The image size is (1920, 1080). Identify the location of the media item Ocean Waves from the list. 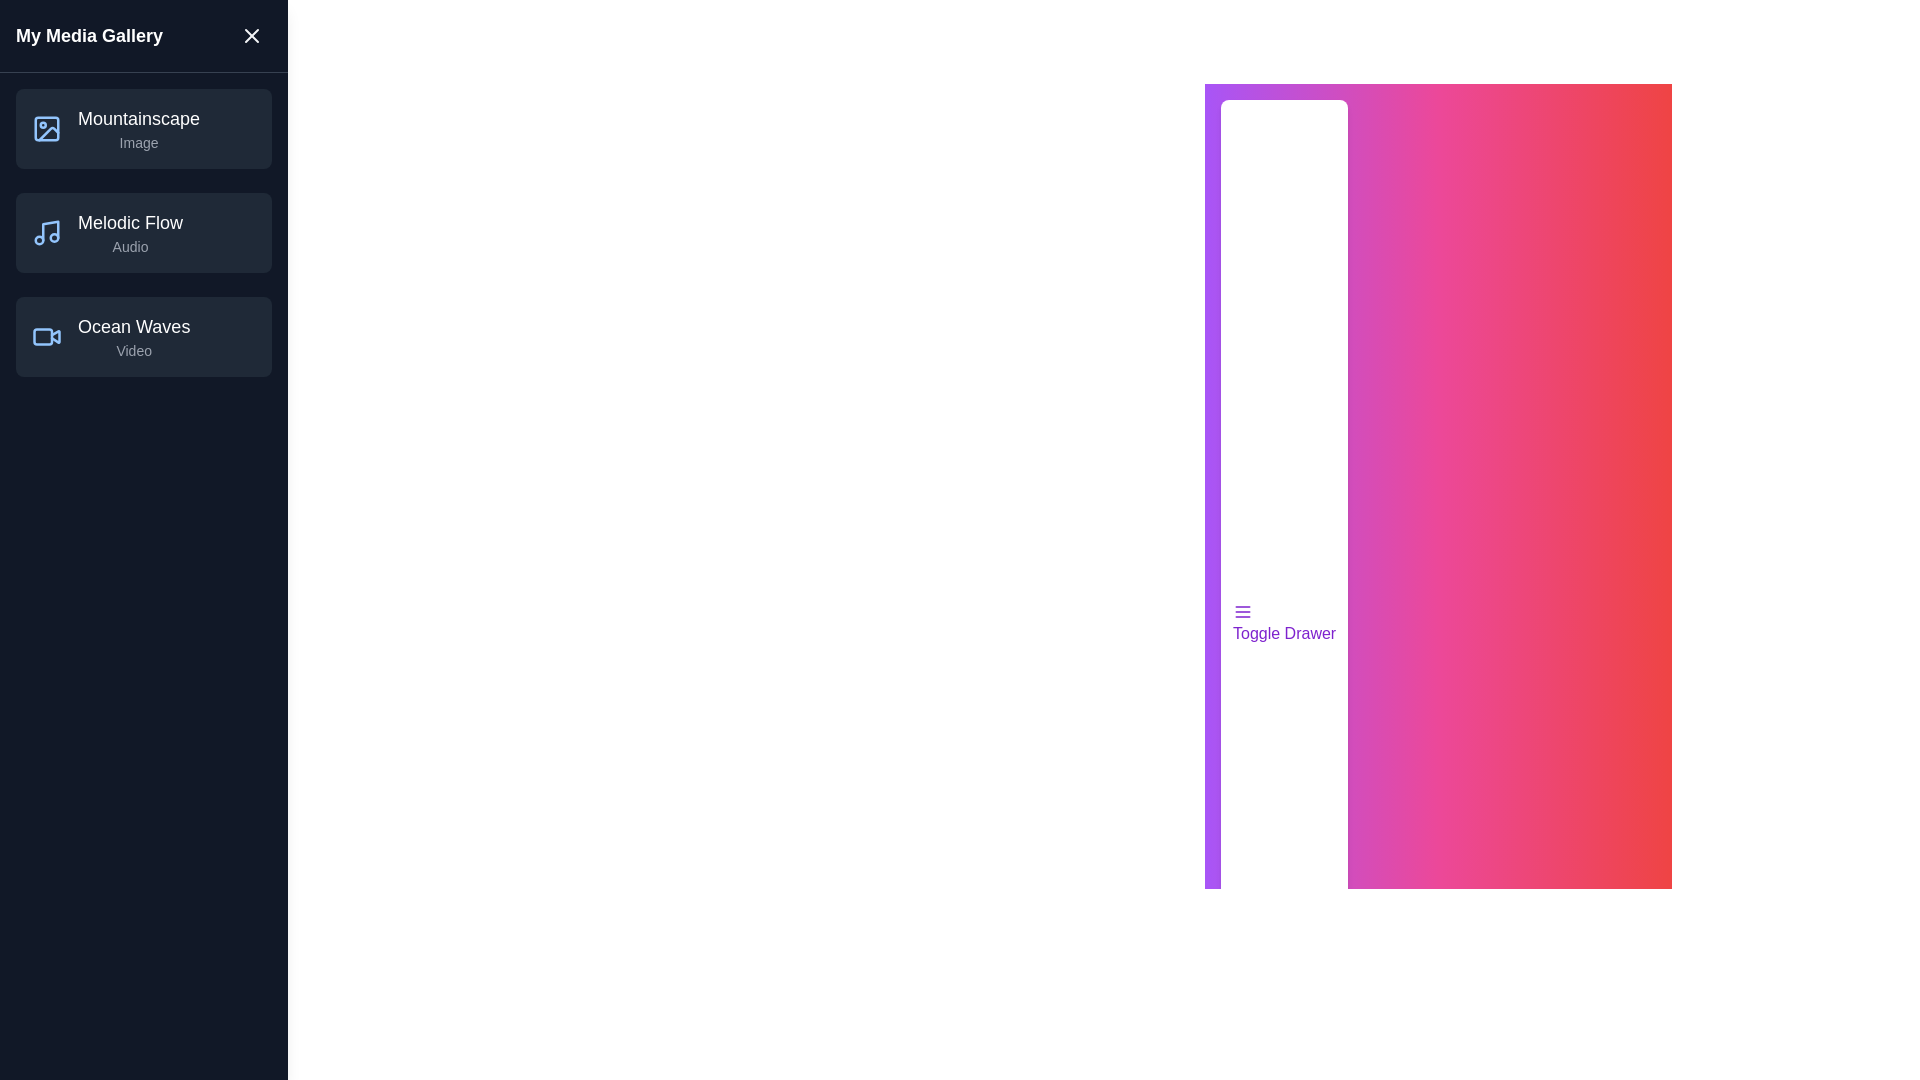
(143, 335).